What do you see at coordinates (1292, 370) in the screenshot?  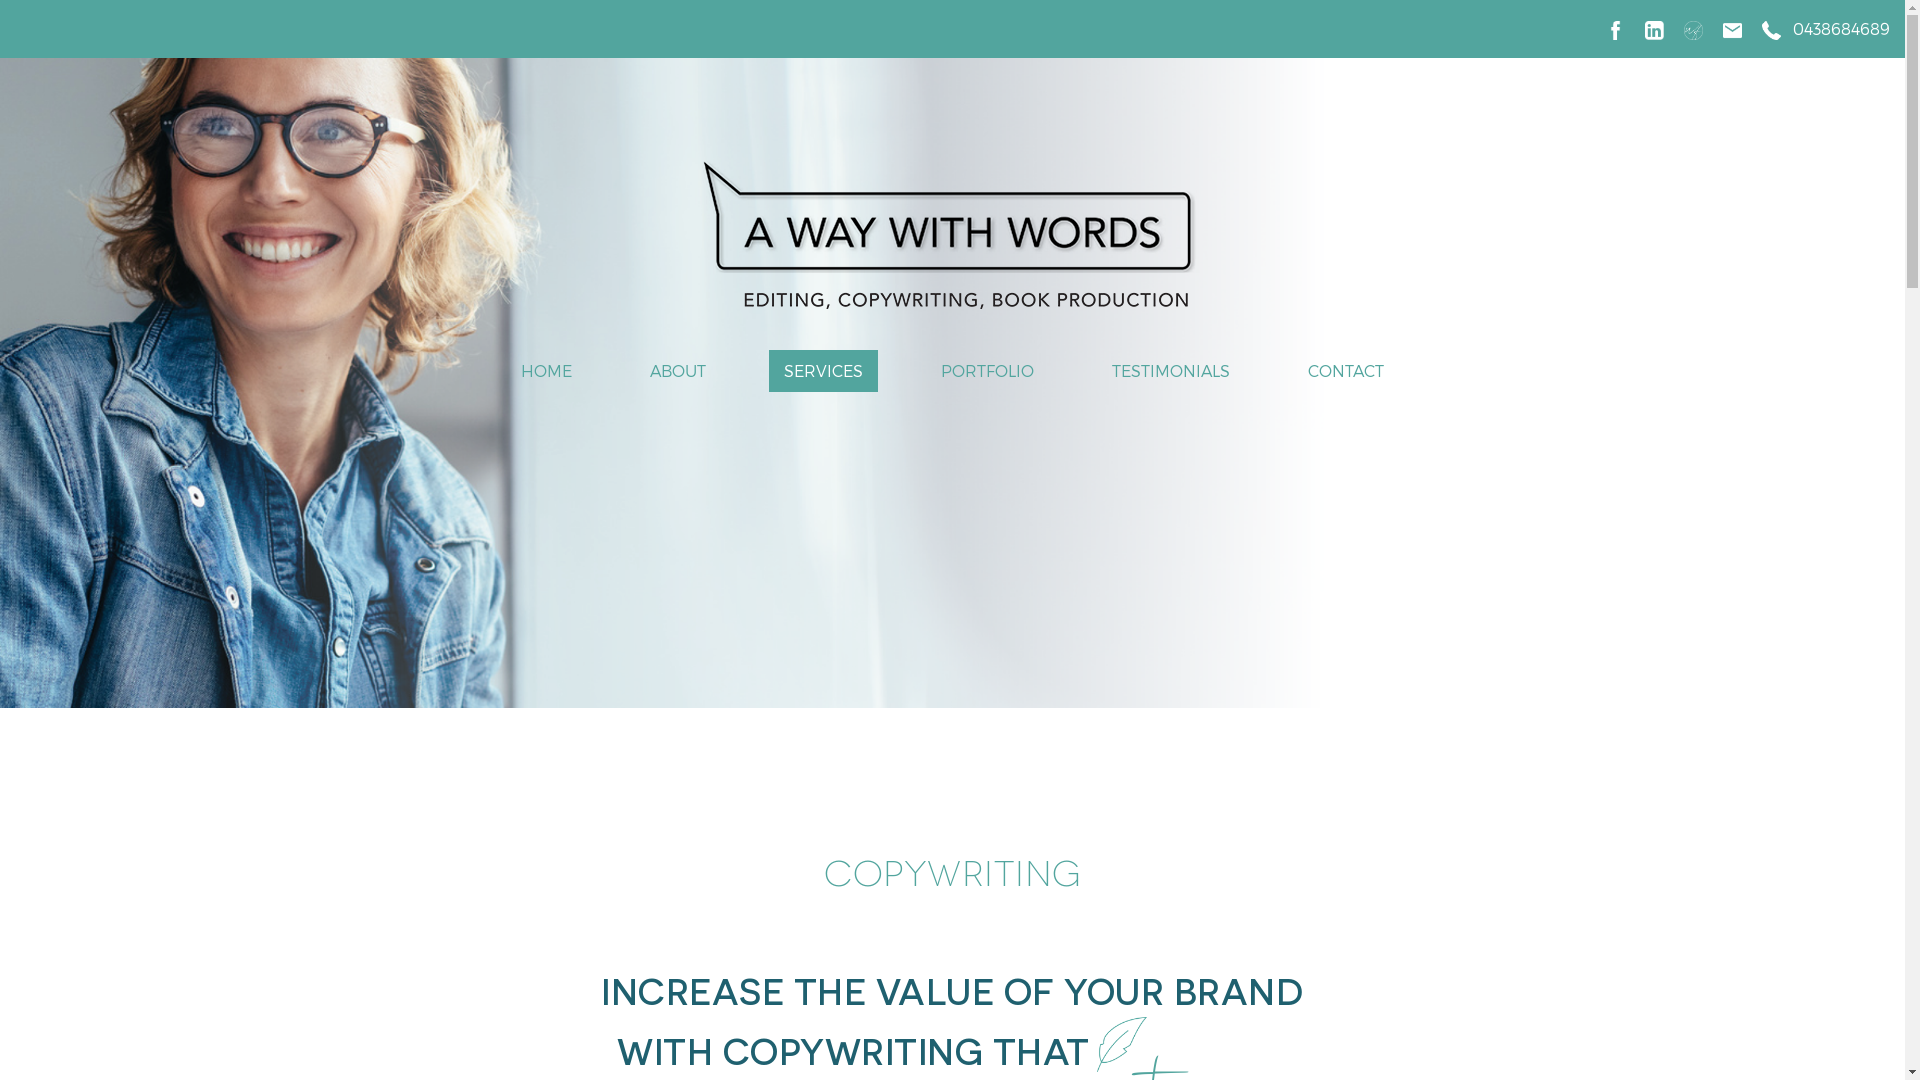 I see `'CONTACT'` at bounding box center [1292, 370].